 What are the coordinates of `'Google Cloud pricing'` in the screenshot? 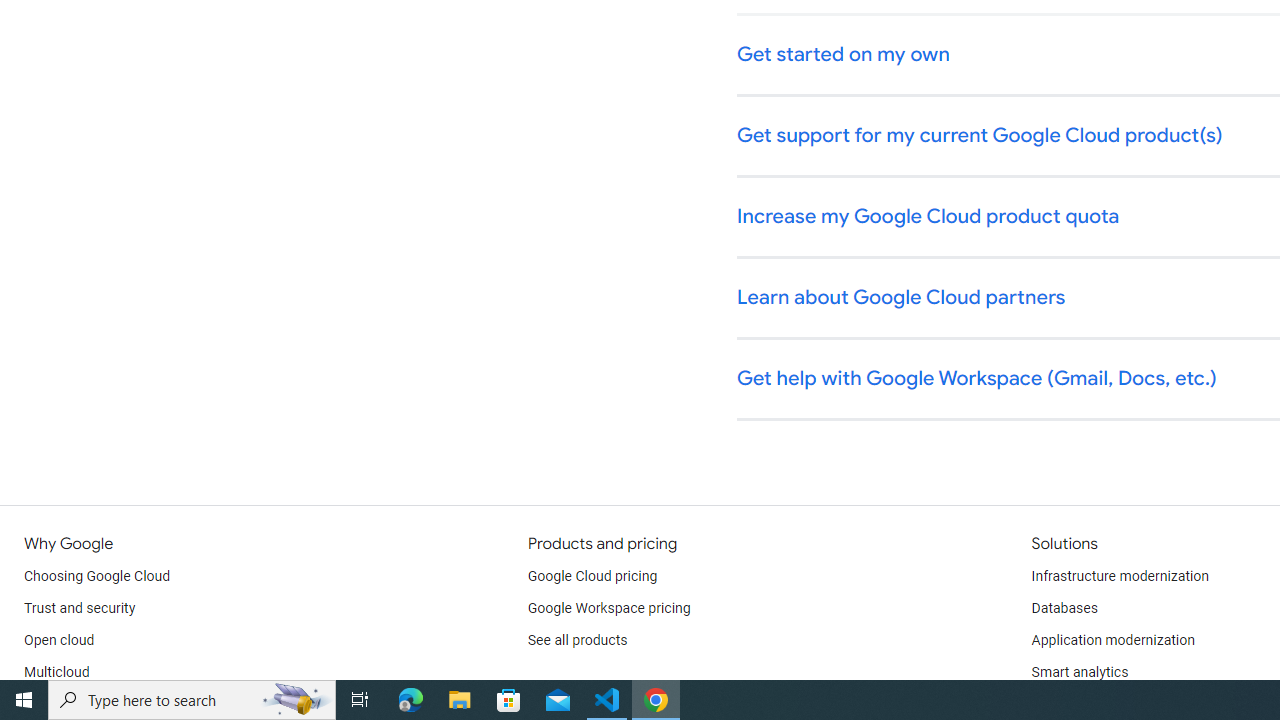 It's located at (591, 577).